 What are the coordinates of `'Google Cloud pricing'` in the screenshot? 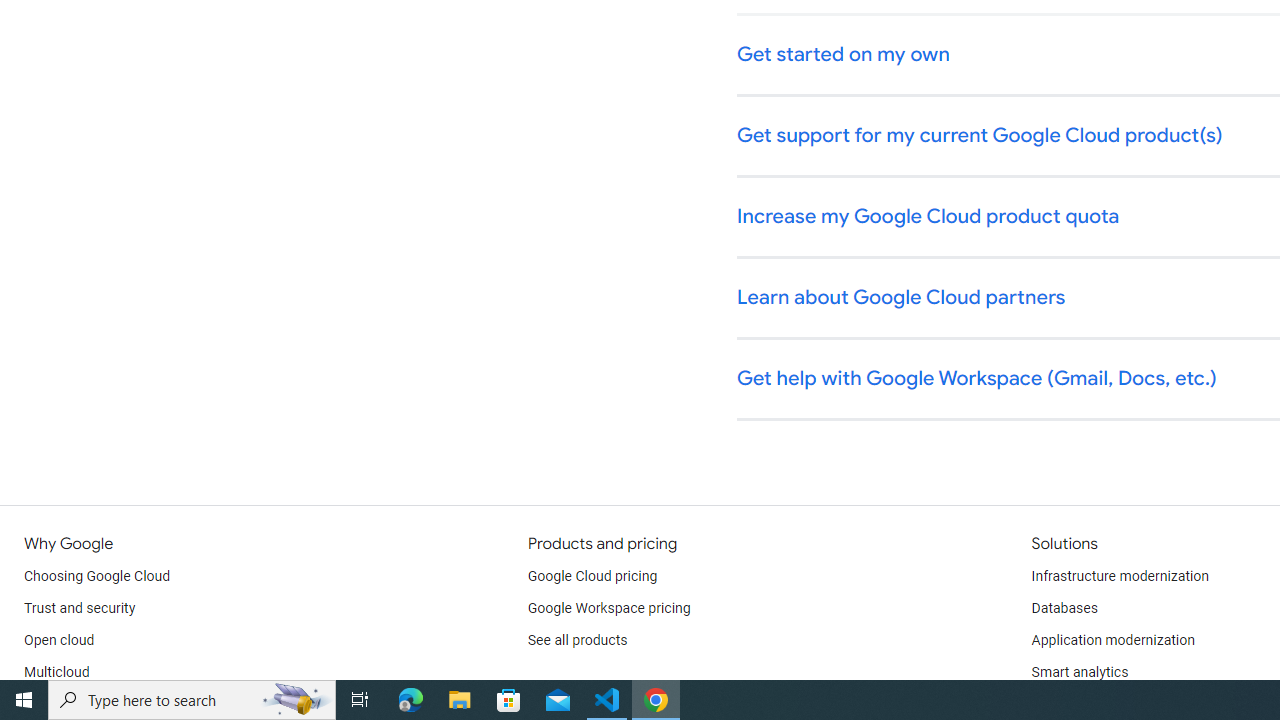 It's located at (591, 577).